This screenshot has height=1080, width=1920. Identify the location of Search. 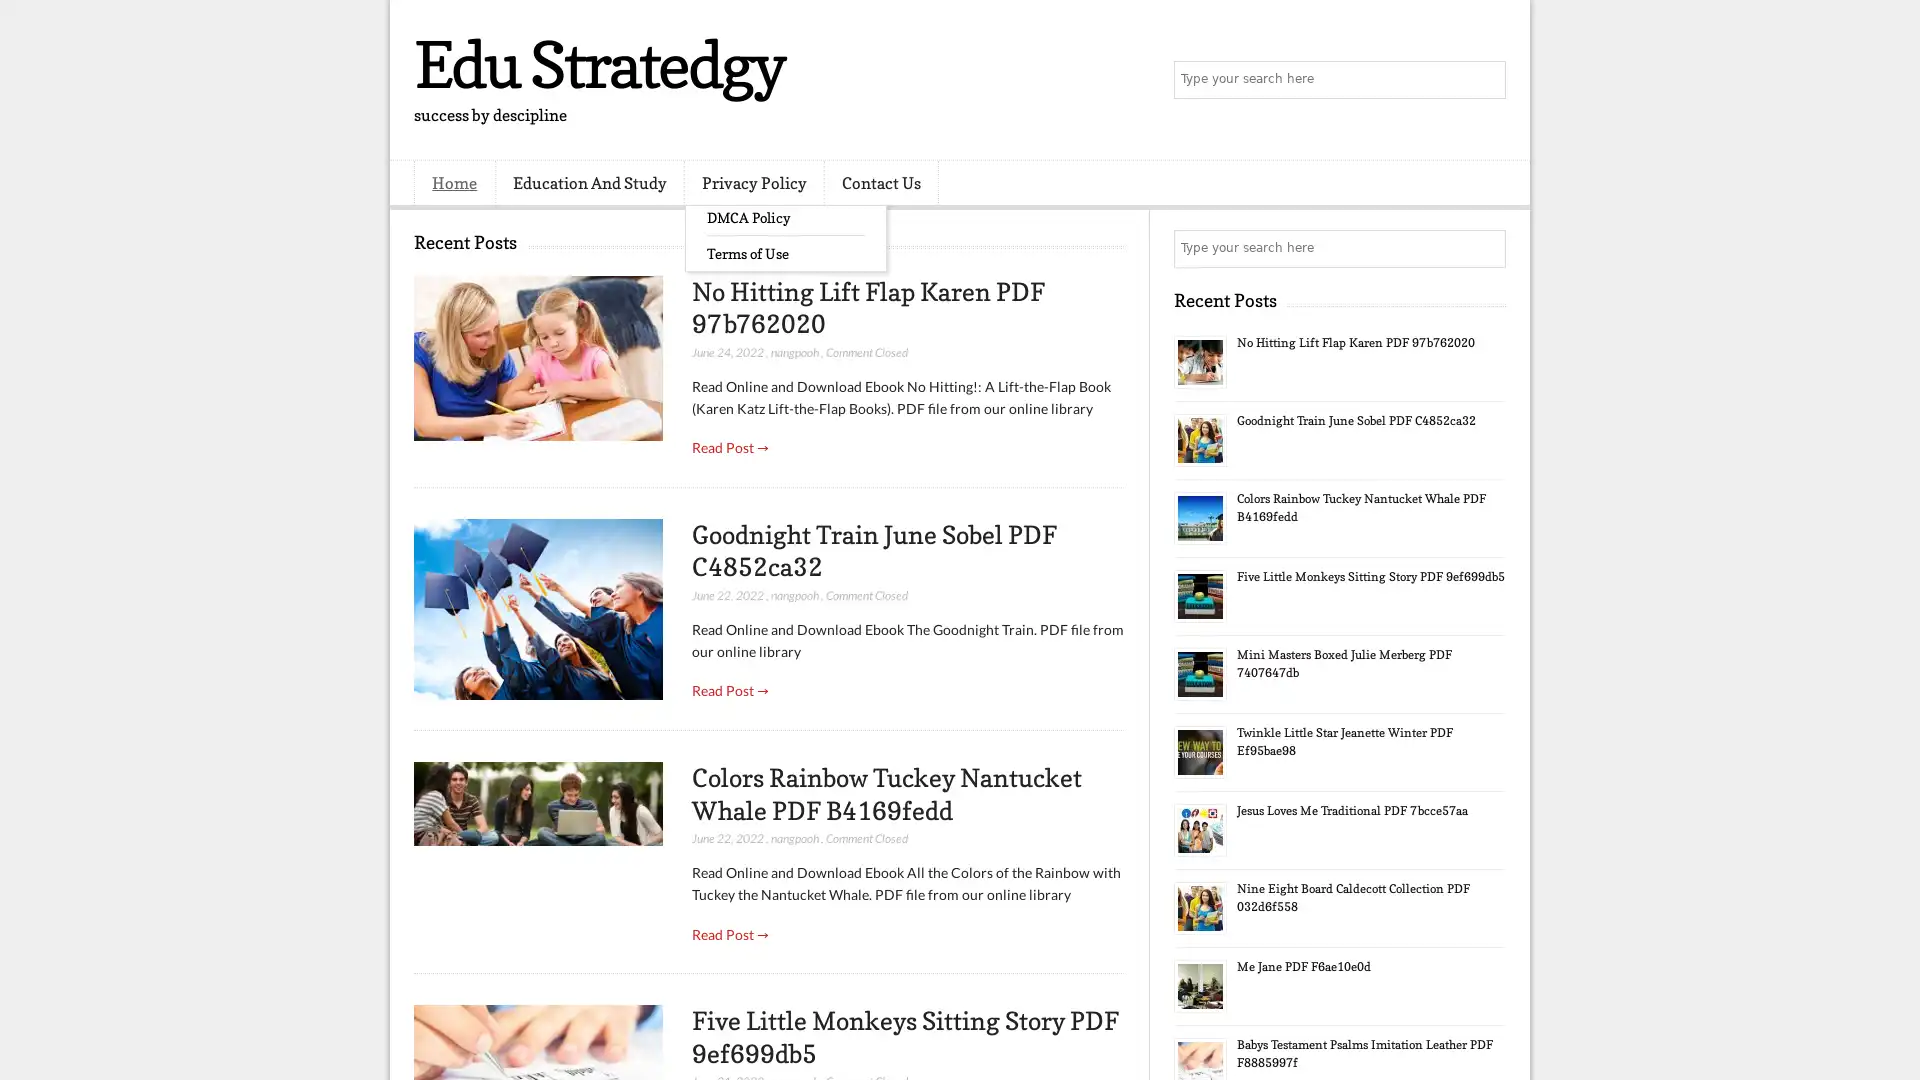
(1485, 80).